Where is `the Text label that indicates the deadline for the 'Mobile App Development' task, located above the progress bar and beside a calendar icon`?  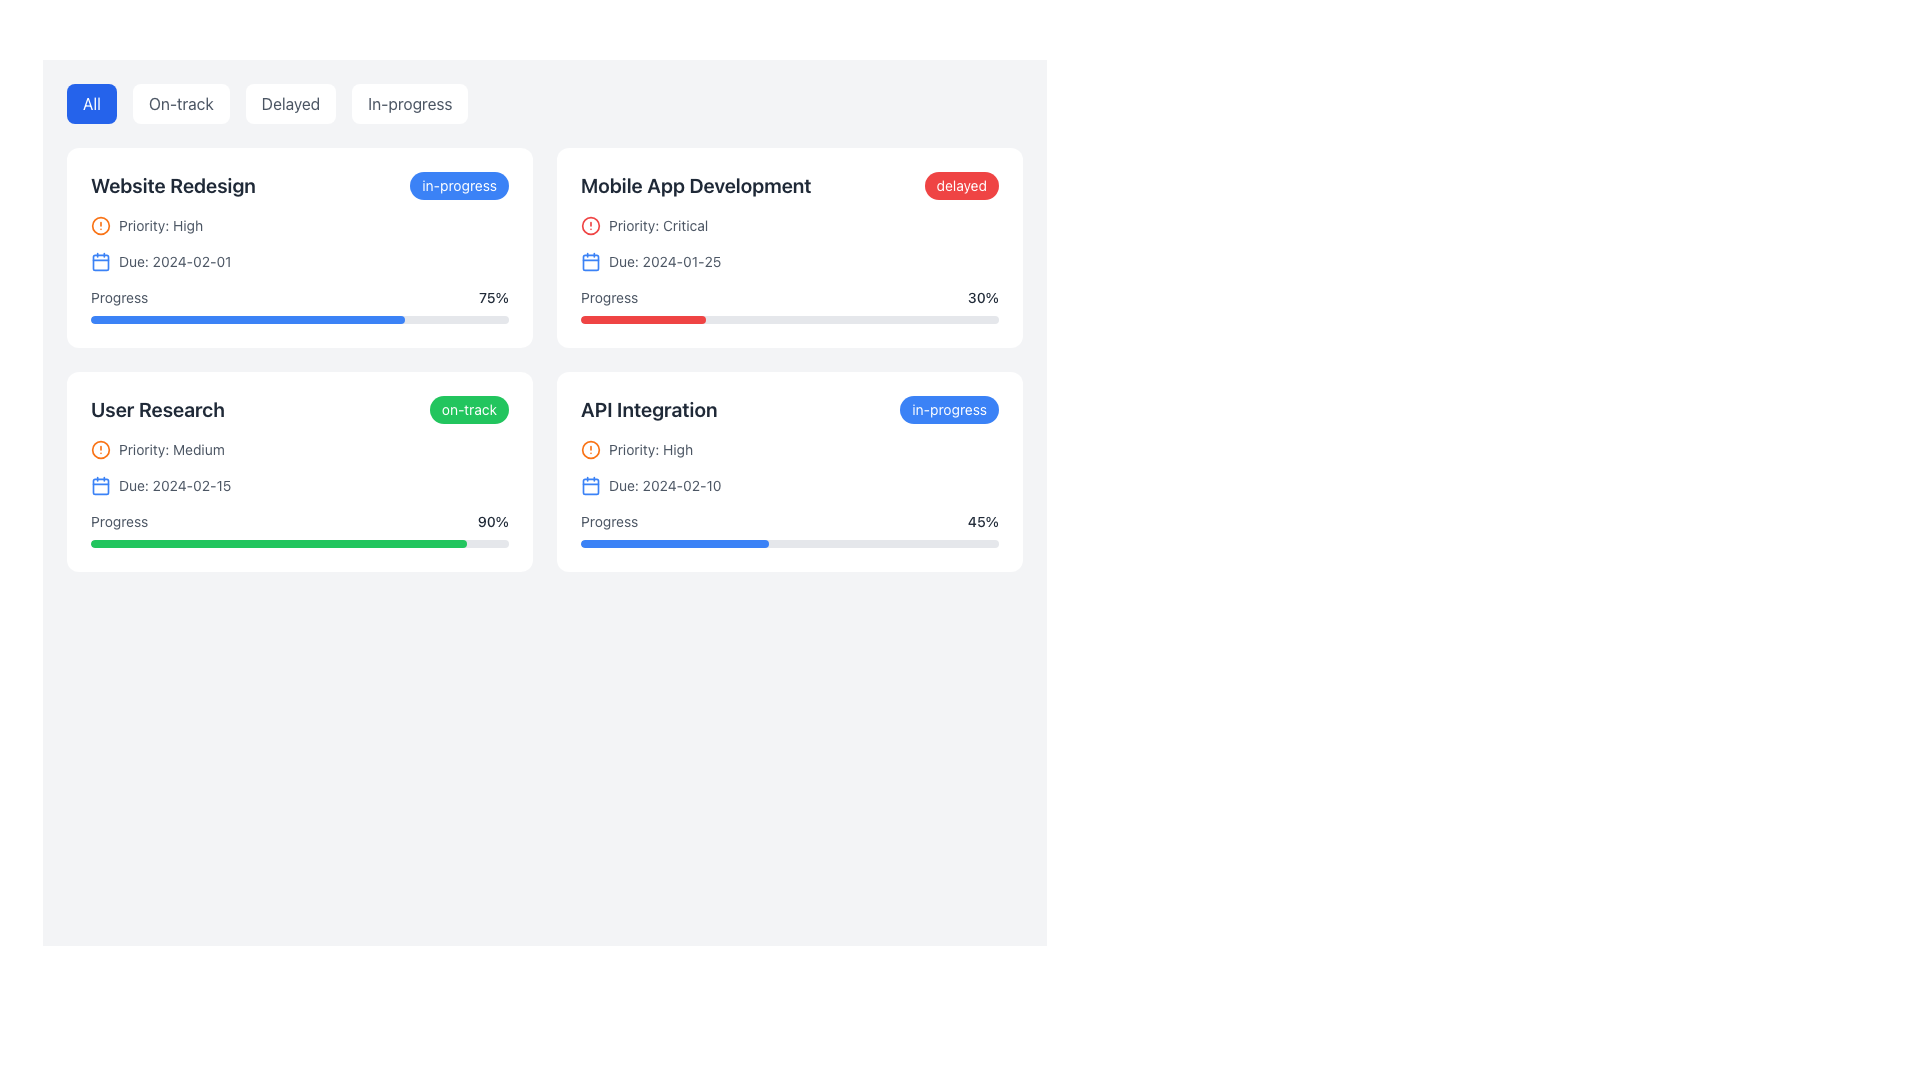 the Text label that indicates the deadline for the 'Mobile App Development' task, located above the progress bar and beside a calendar icon is located at coordinates (665, 261).